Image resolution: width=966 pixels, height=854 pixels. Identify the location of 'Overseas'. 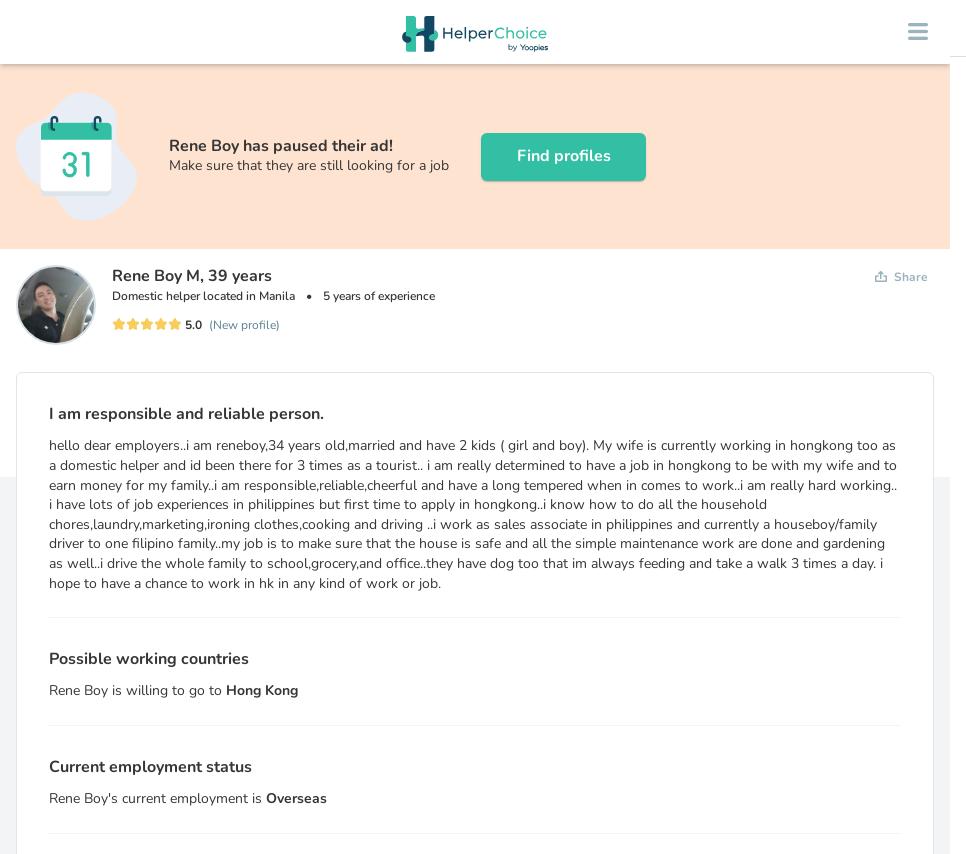
(295, 797).